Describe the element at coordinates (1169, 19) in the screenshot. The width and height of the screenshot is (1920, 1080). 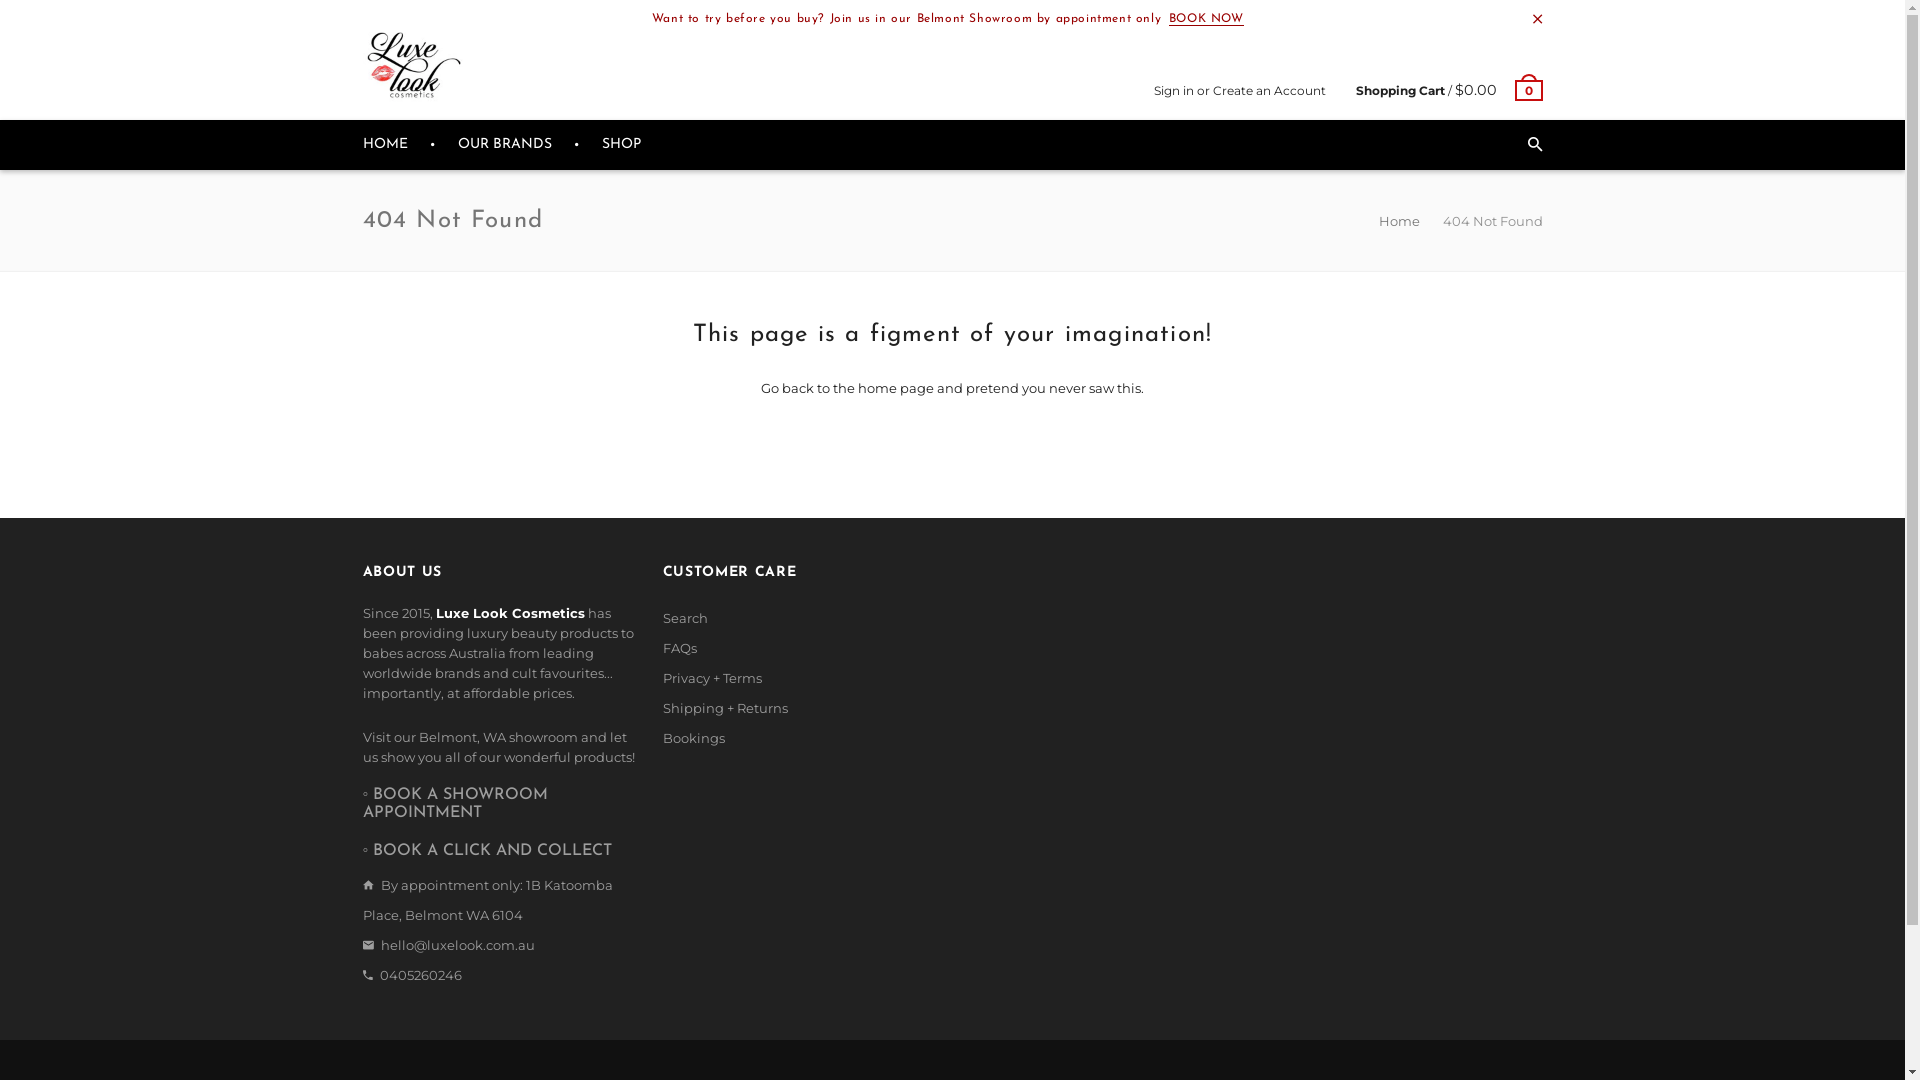
I see `'BOOK NOW'` at that location.